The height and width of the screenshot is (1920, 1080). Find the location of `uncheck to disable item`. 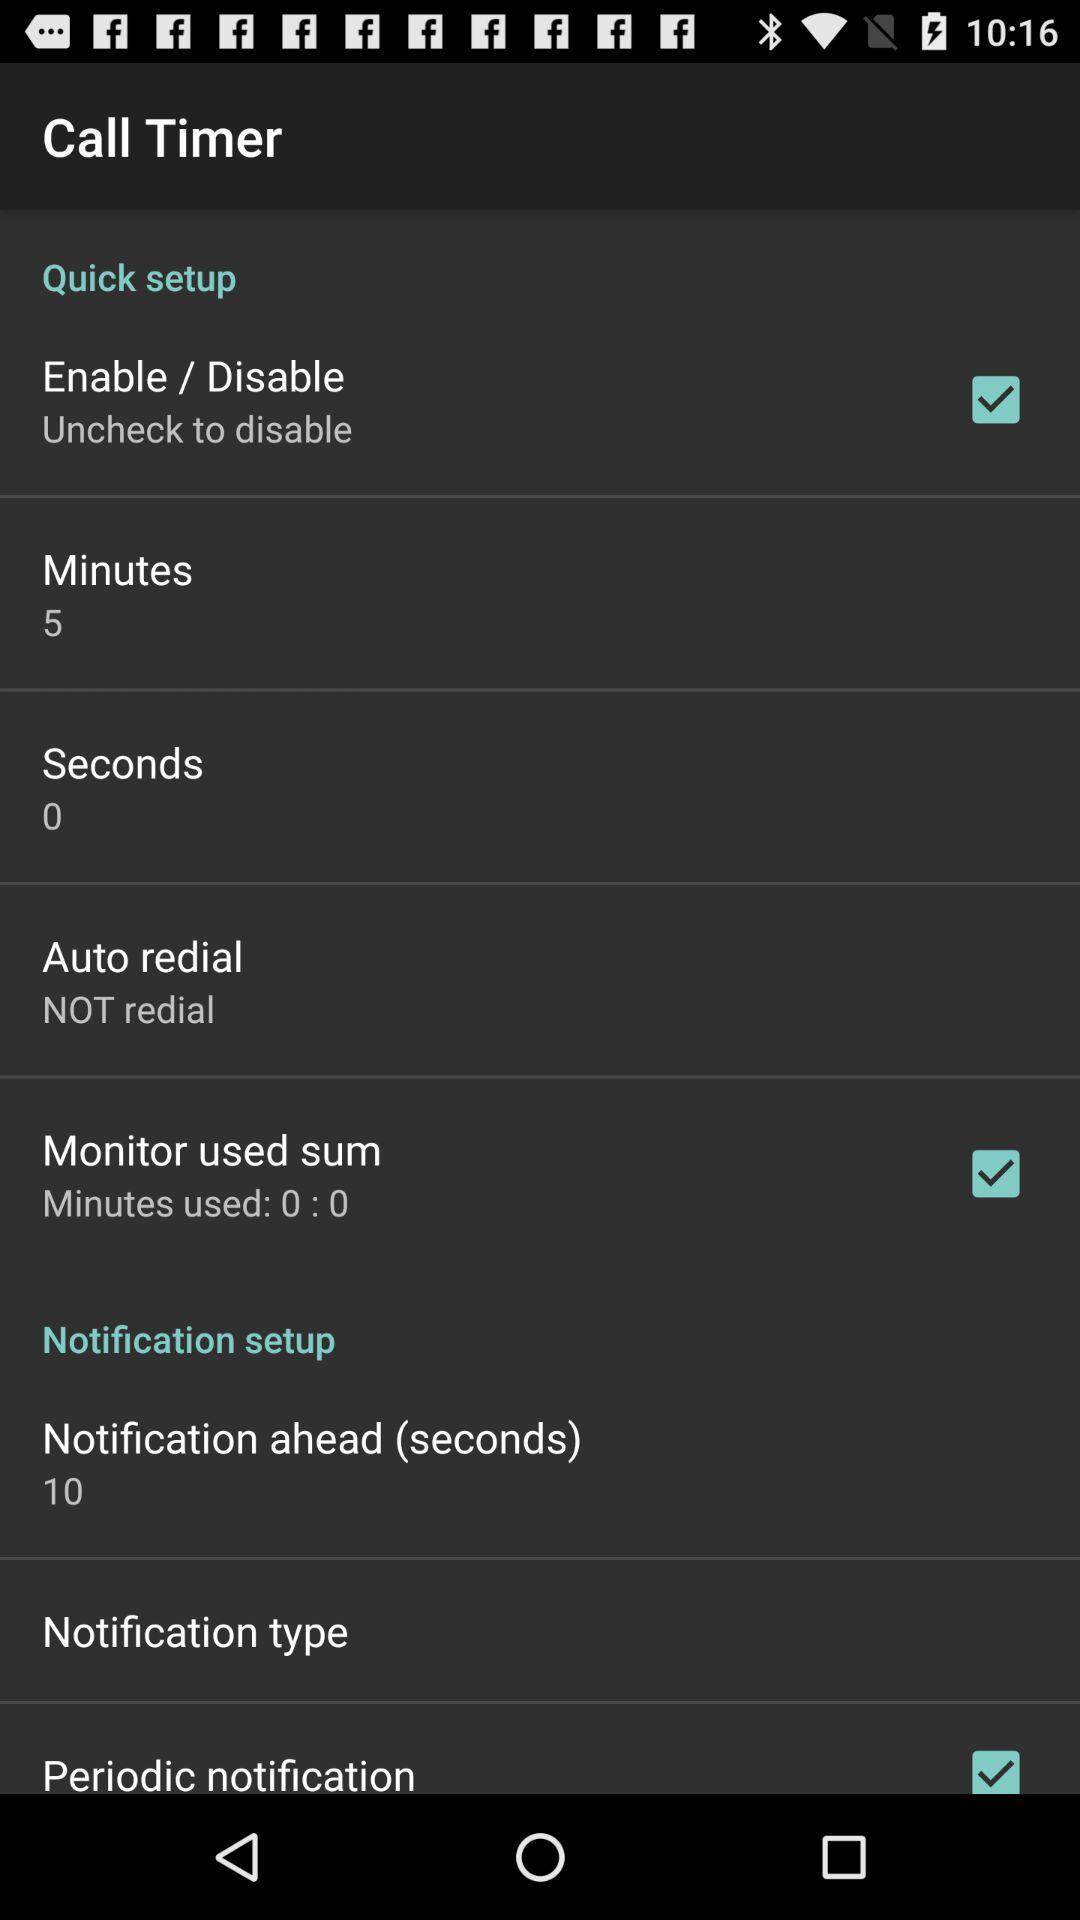

uncheck to disable item is located at coordinates (197, 427).